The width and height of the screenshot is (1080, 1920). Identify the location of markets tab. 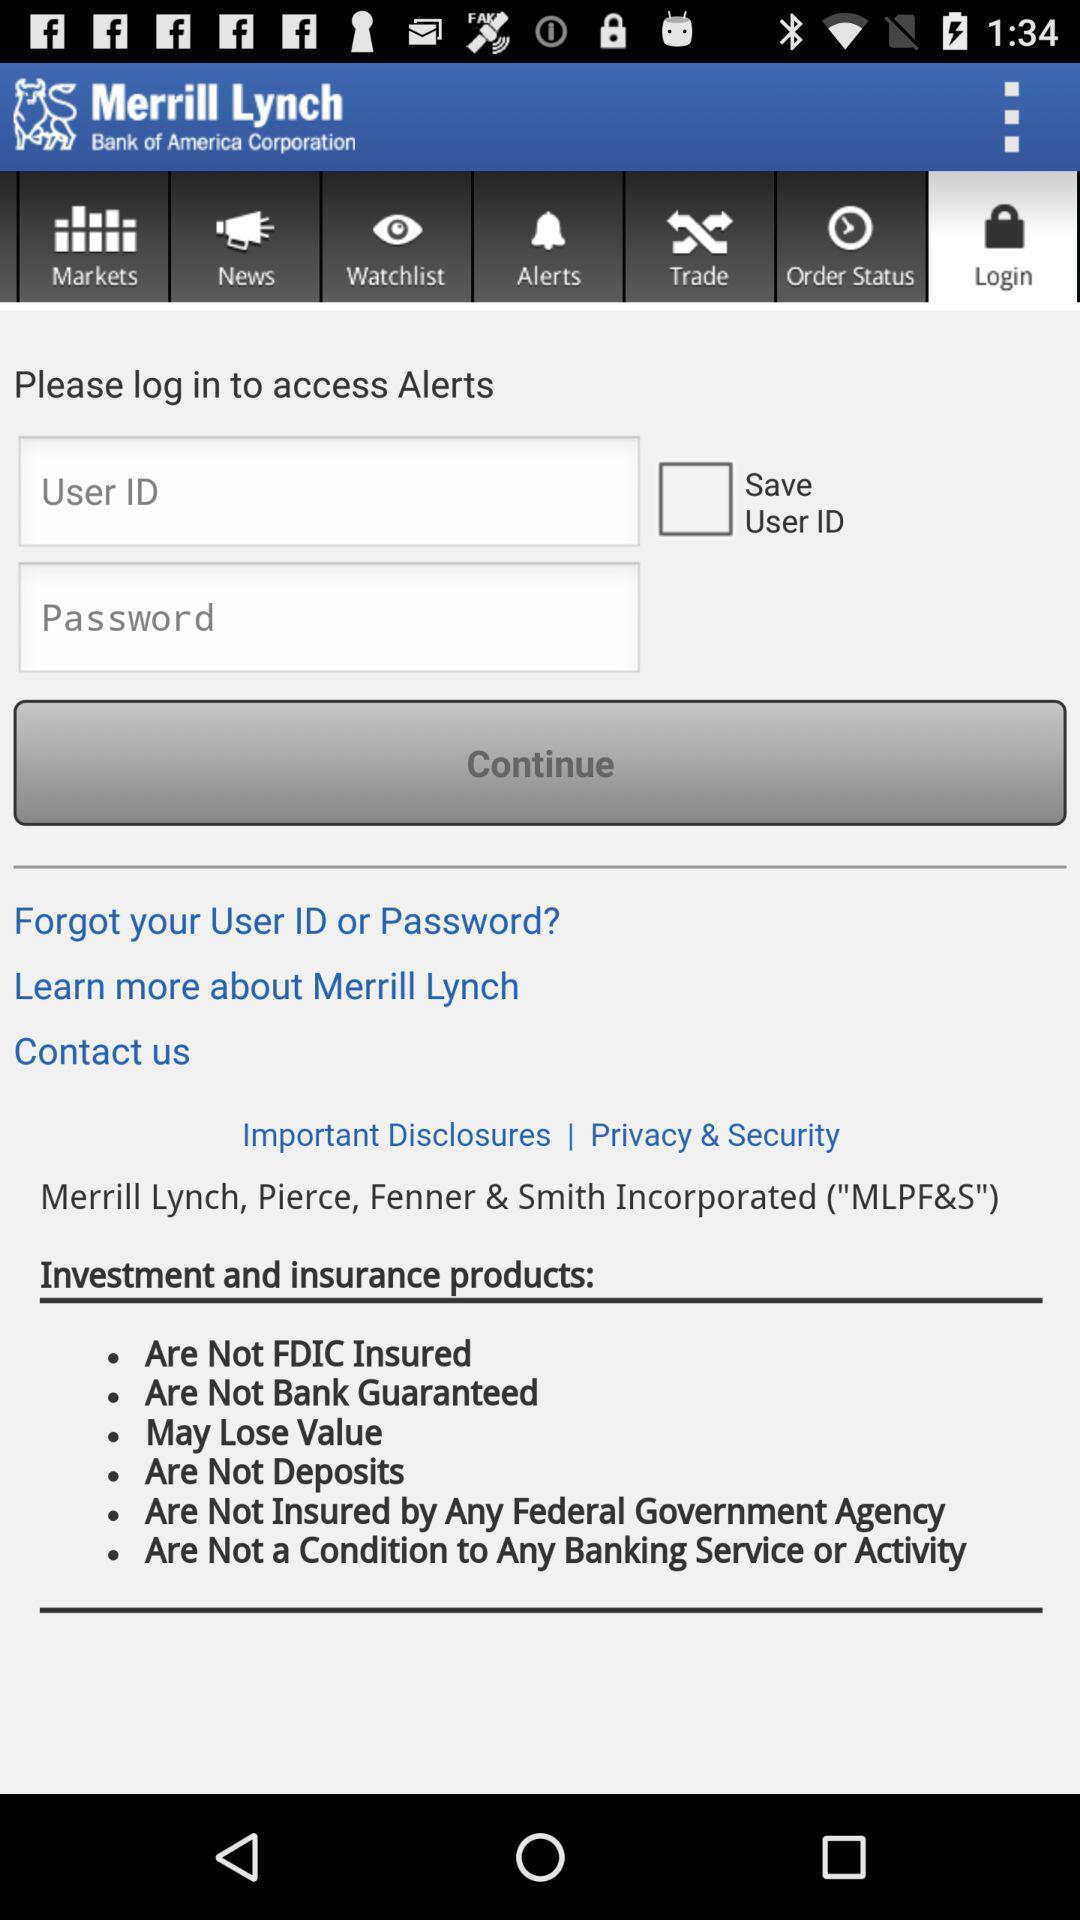
(93, 236).